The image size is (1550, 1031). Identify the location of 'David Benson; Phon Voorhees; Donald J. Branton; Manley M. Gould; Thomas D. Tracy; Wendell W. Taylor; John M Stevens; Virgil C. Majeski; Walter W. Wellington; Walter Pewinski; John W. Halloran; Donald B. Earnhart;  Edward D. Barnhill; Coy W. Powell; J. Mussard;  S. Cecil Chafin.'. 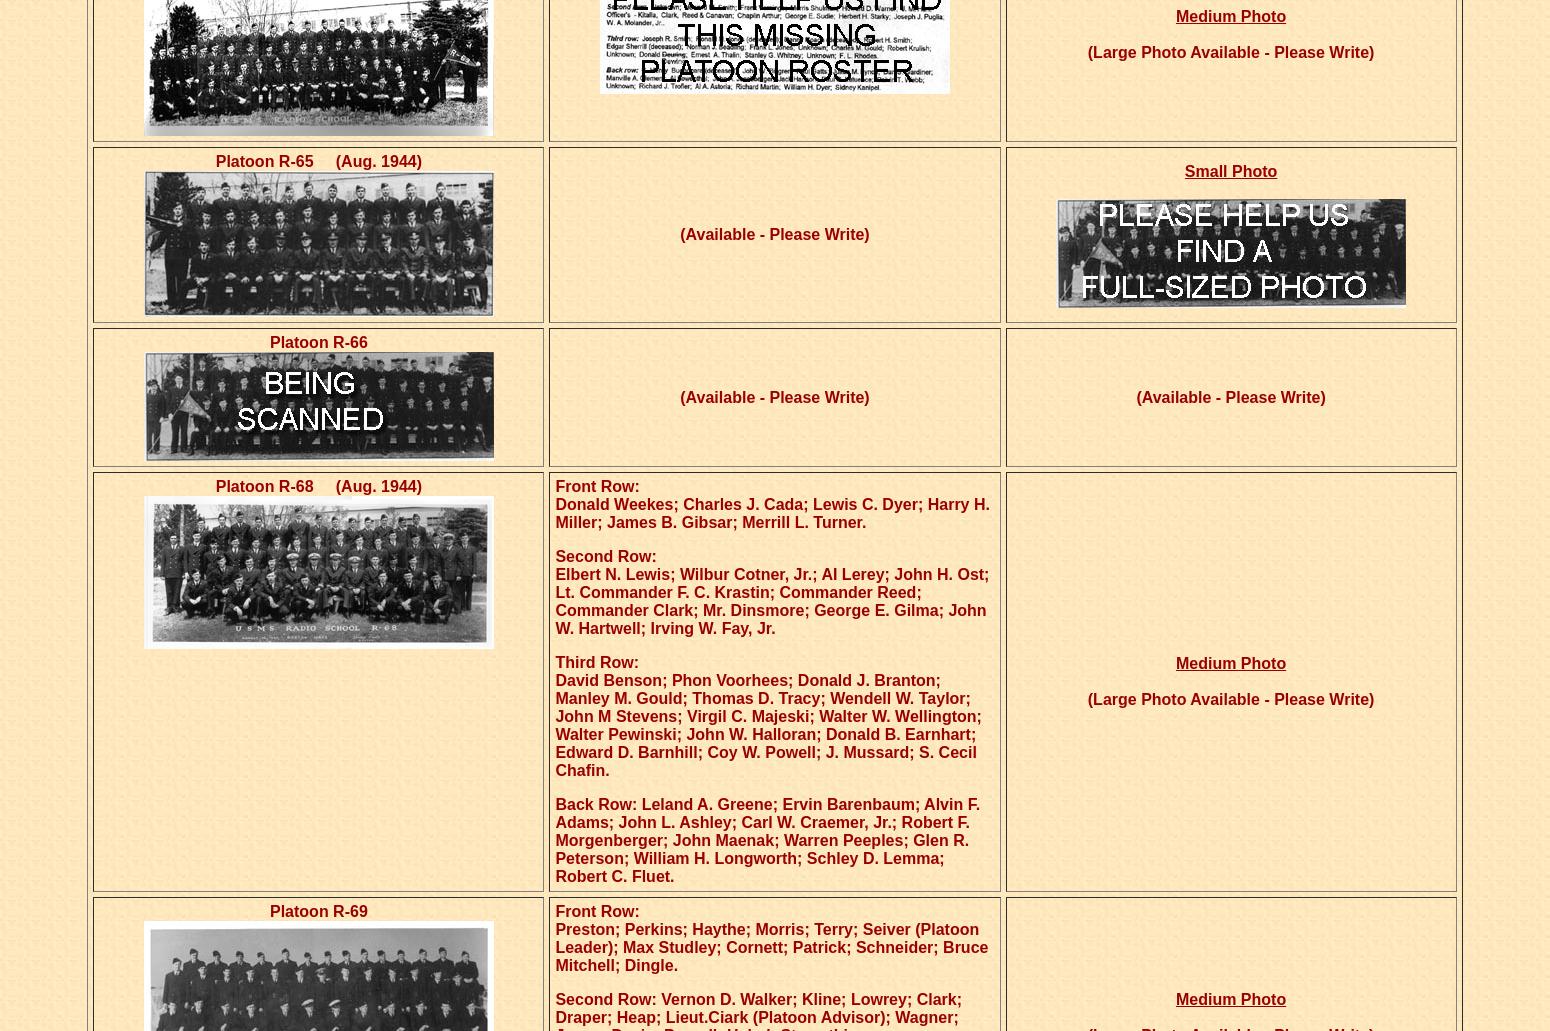
(555, 724).